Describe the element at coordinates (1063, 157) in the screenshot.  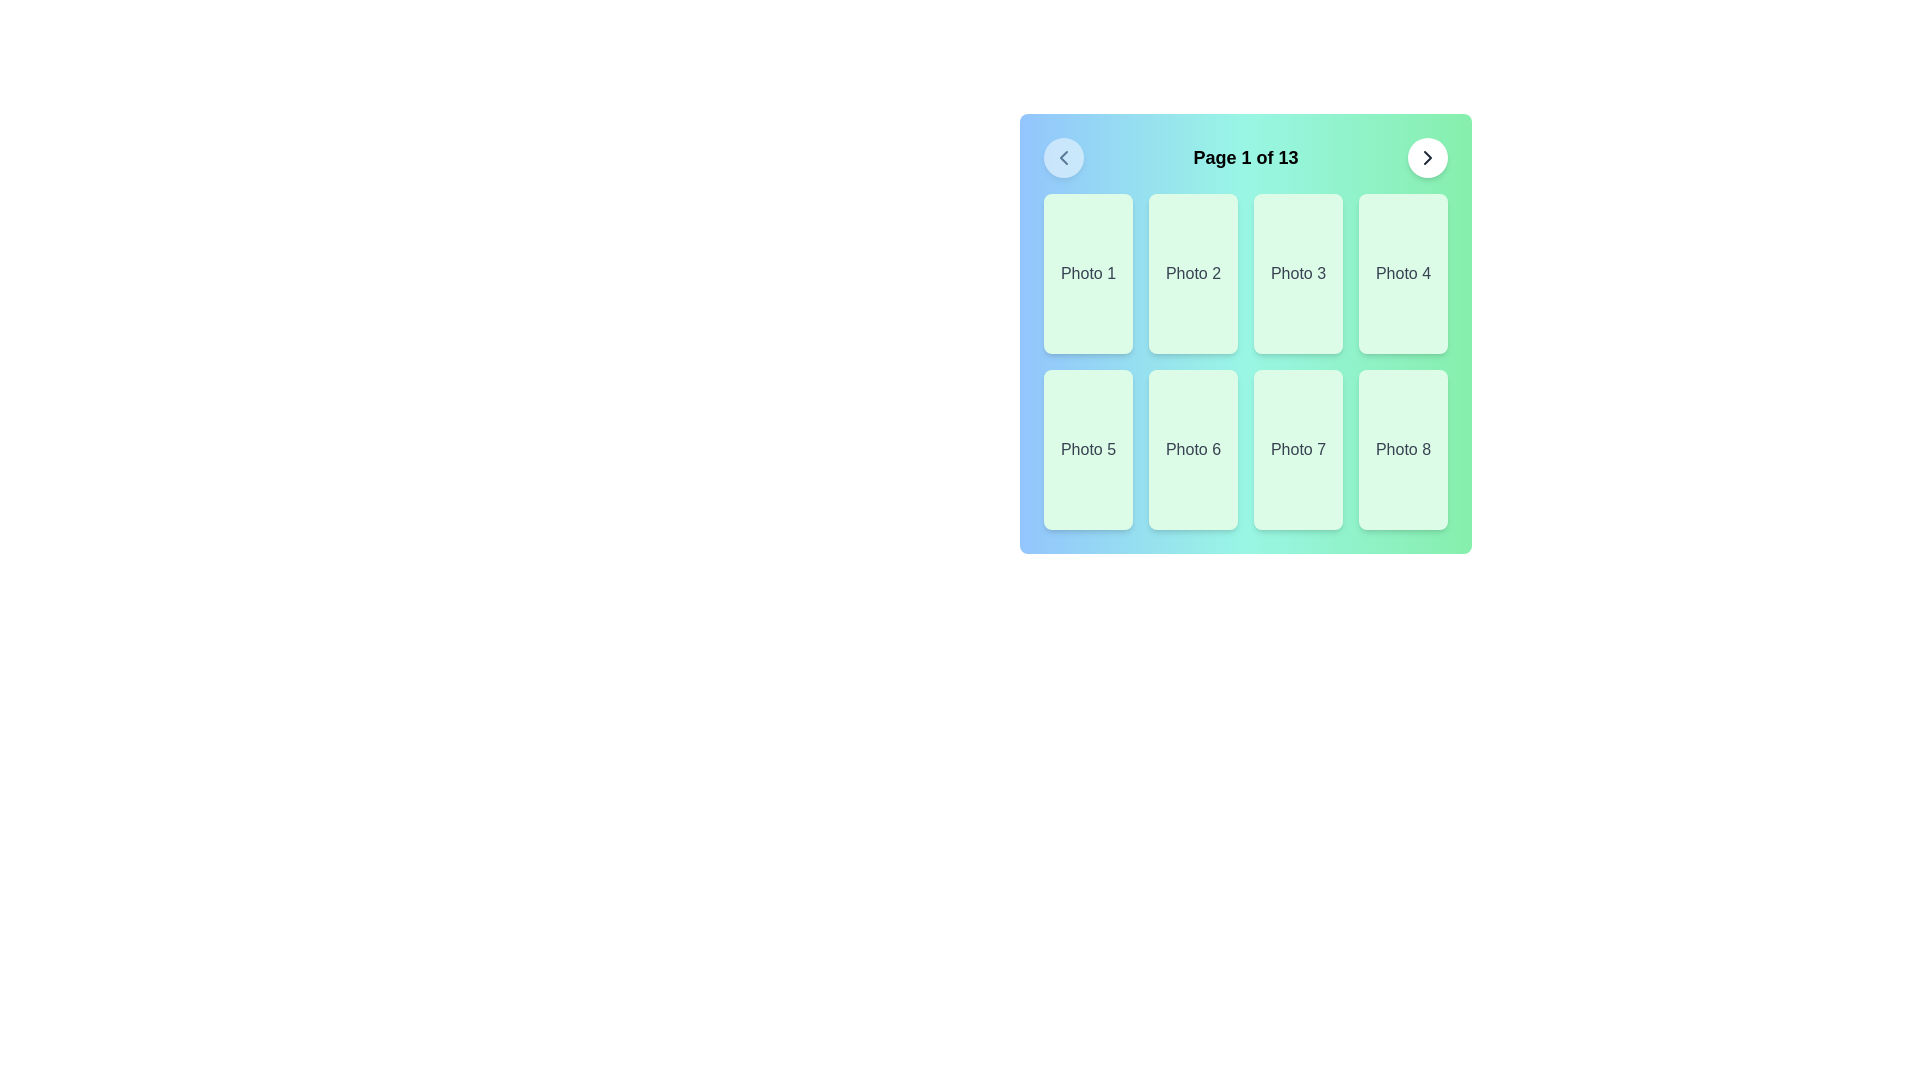
I see `the navigational button located just to the left of 'Page 1 of 13'` at that location.